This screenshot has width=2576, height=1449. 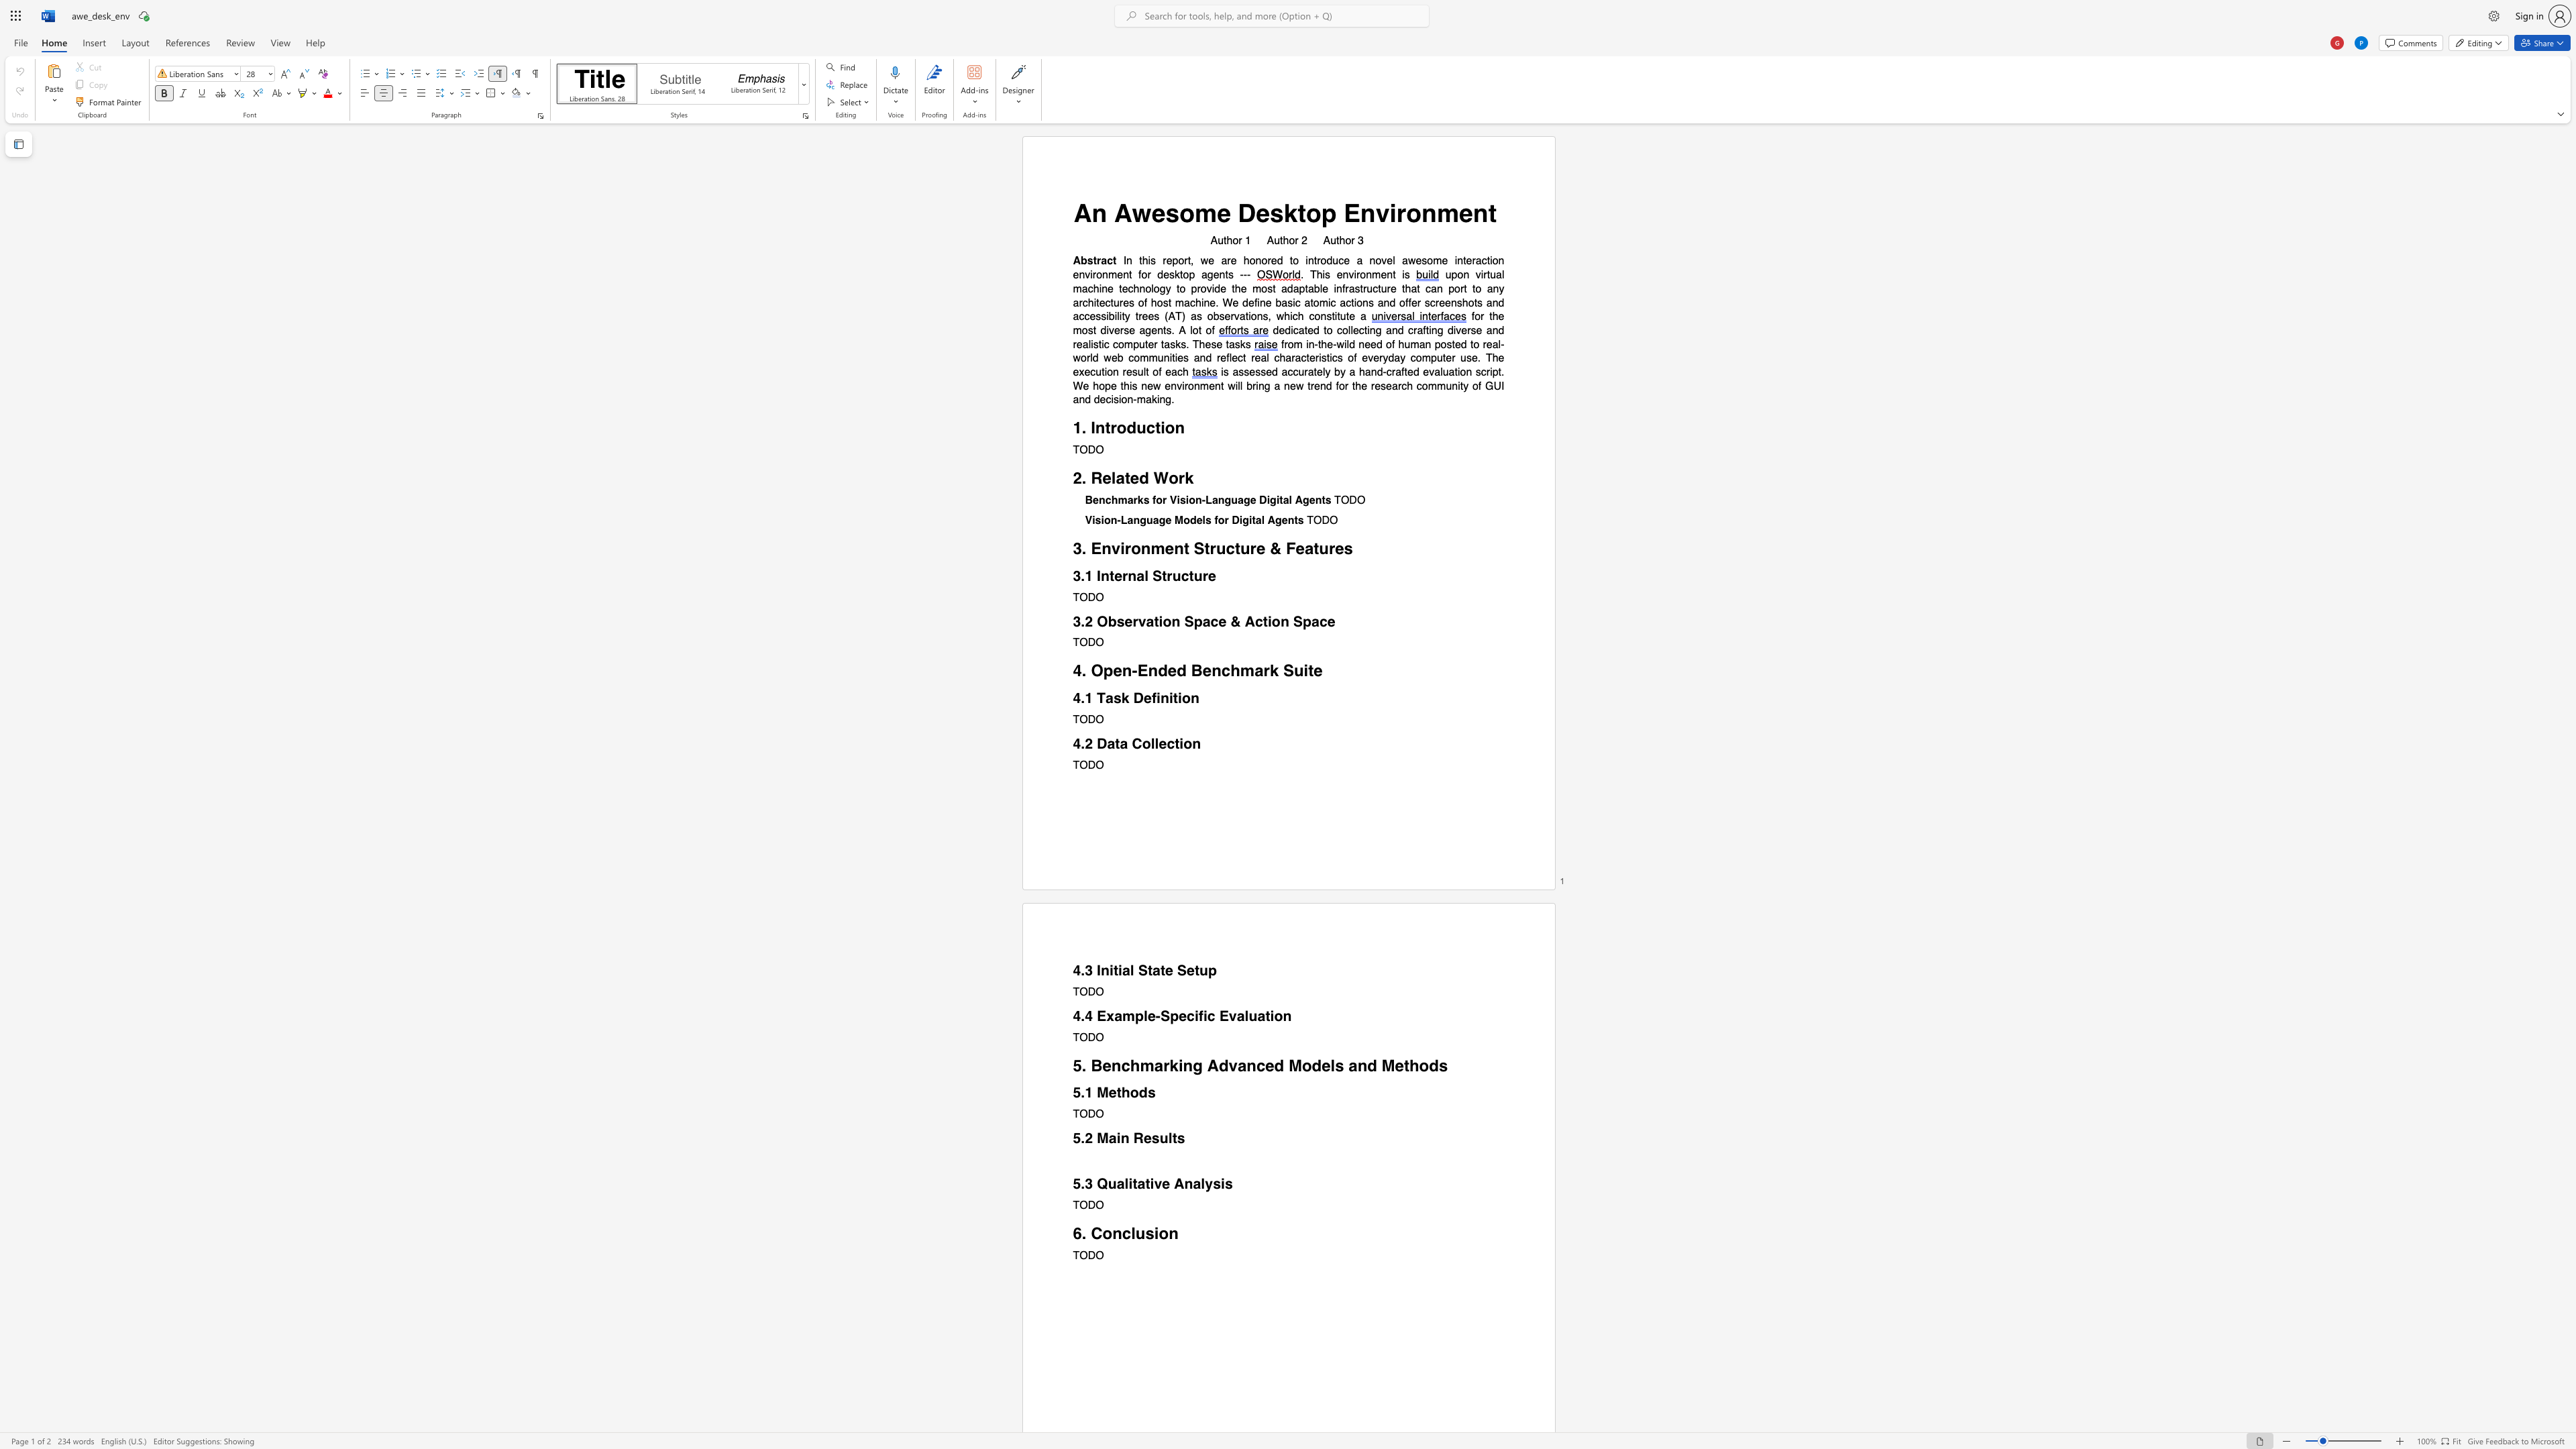 I want to click on the subset text "ced Mod" within the text "5. Benchmarking Advanced Models and Methods", so click(x=1254, y=1065).